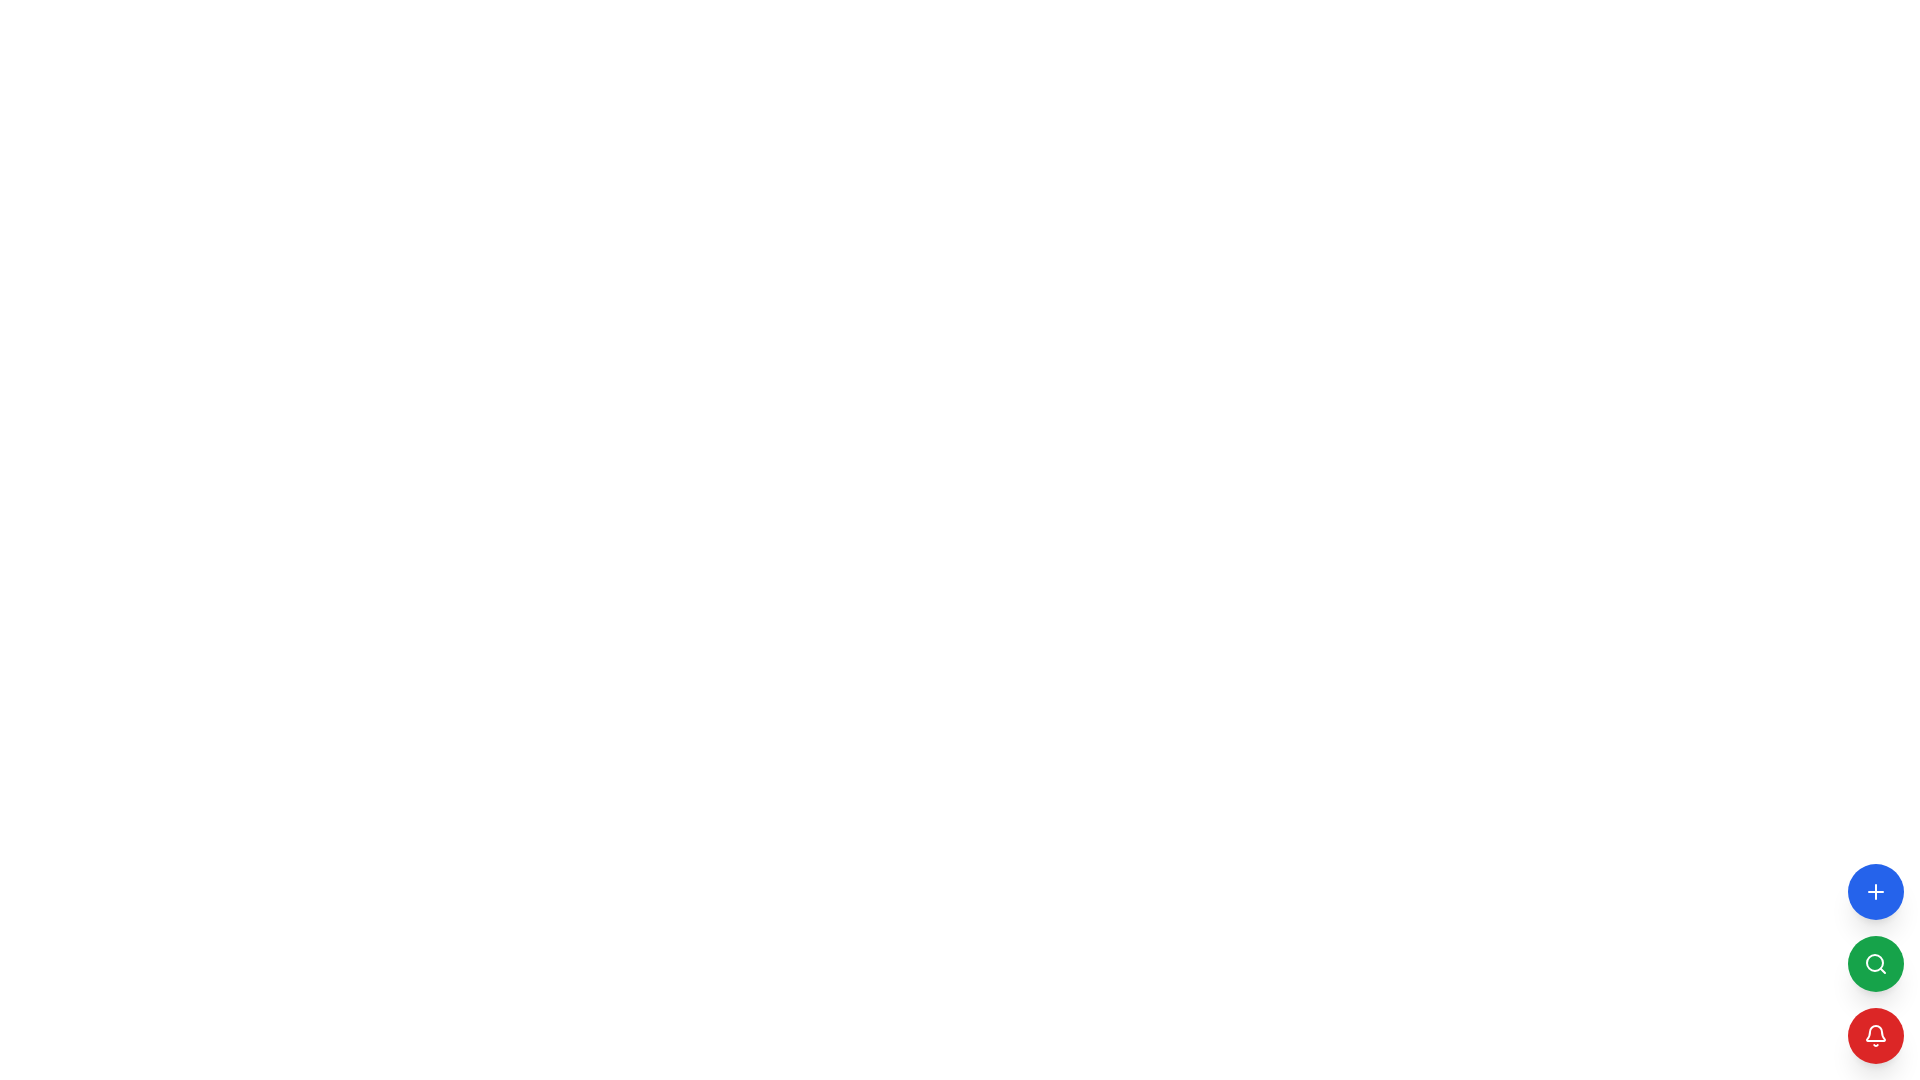  Describe the element at coordinates (1875, 963) in the screenshot. I see `the circular green button with a magnifying glass icon` at that location.